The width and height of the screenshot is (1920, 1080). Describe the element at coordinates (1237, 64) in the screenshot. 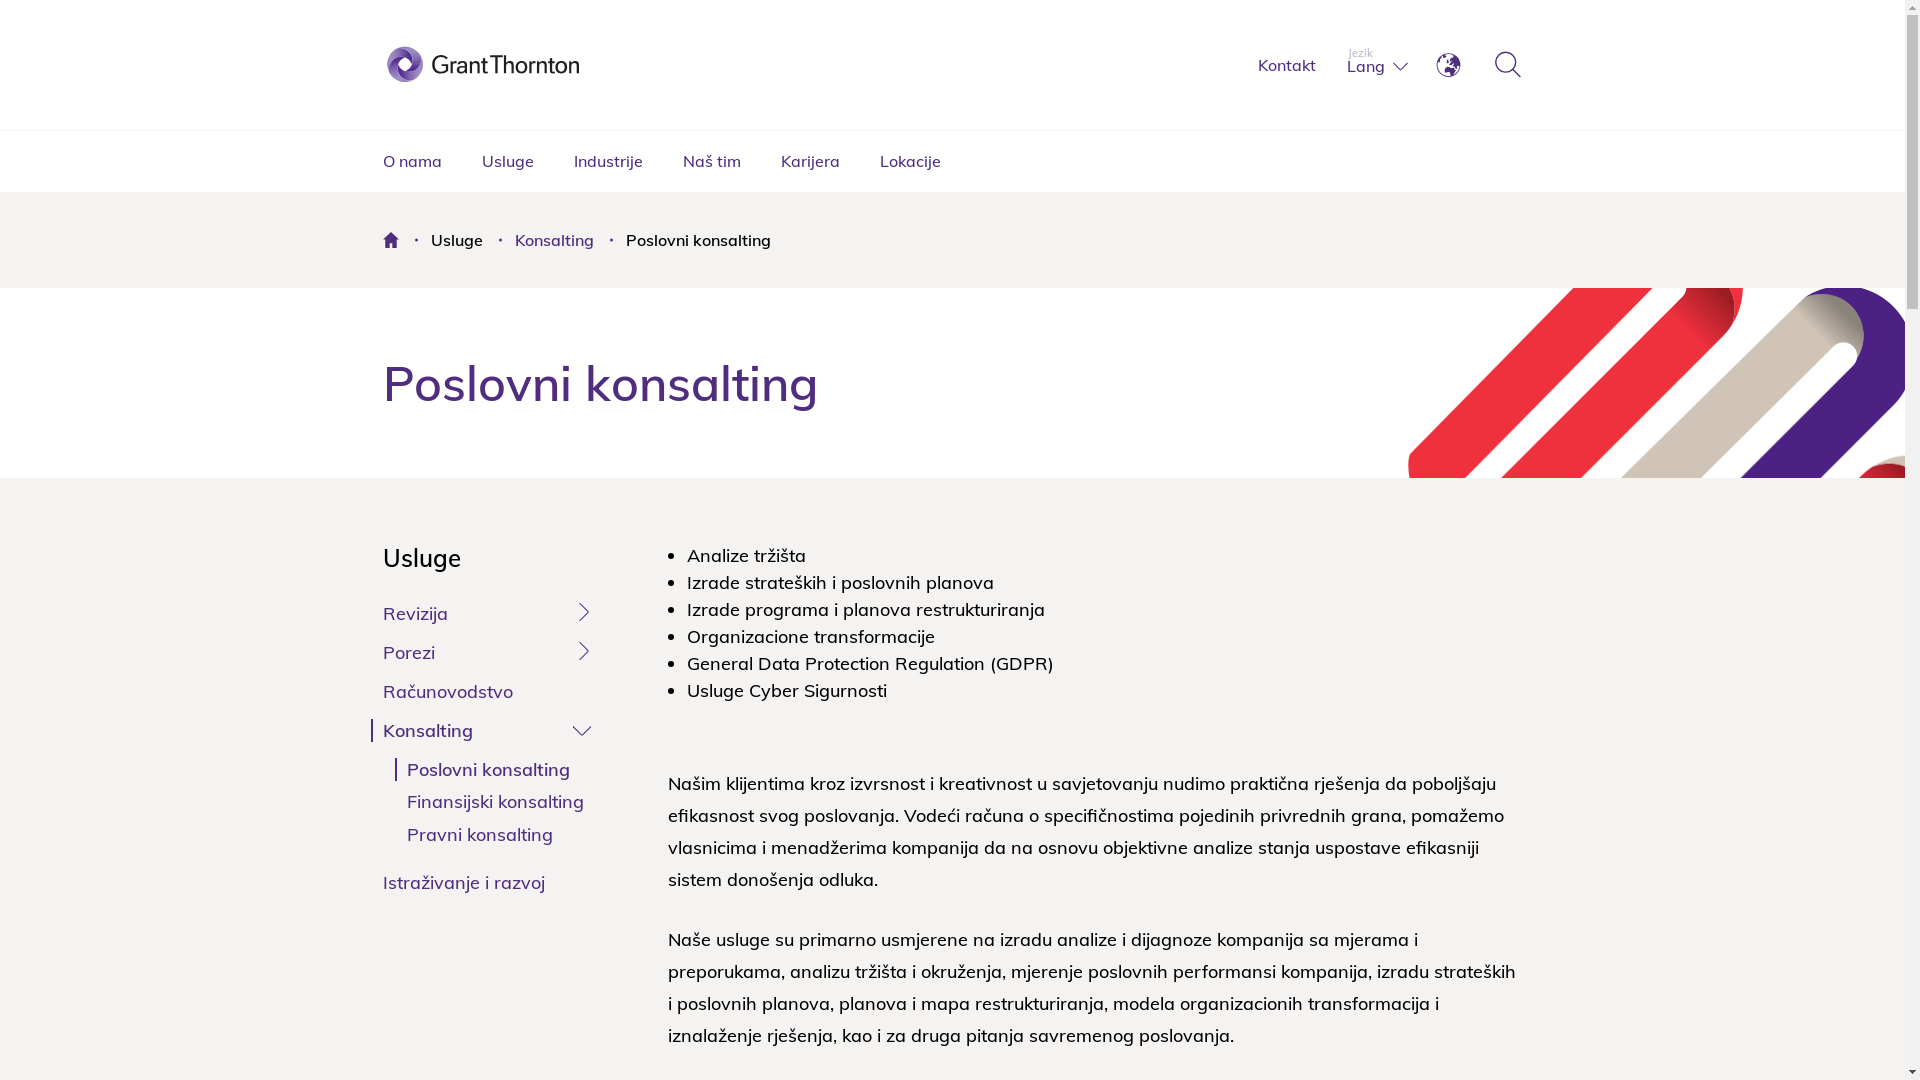

I see `'Kontakt'` at that location.